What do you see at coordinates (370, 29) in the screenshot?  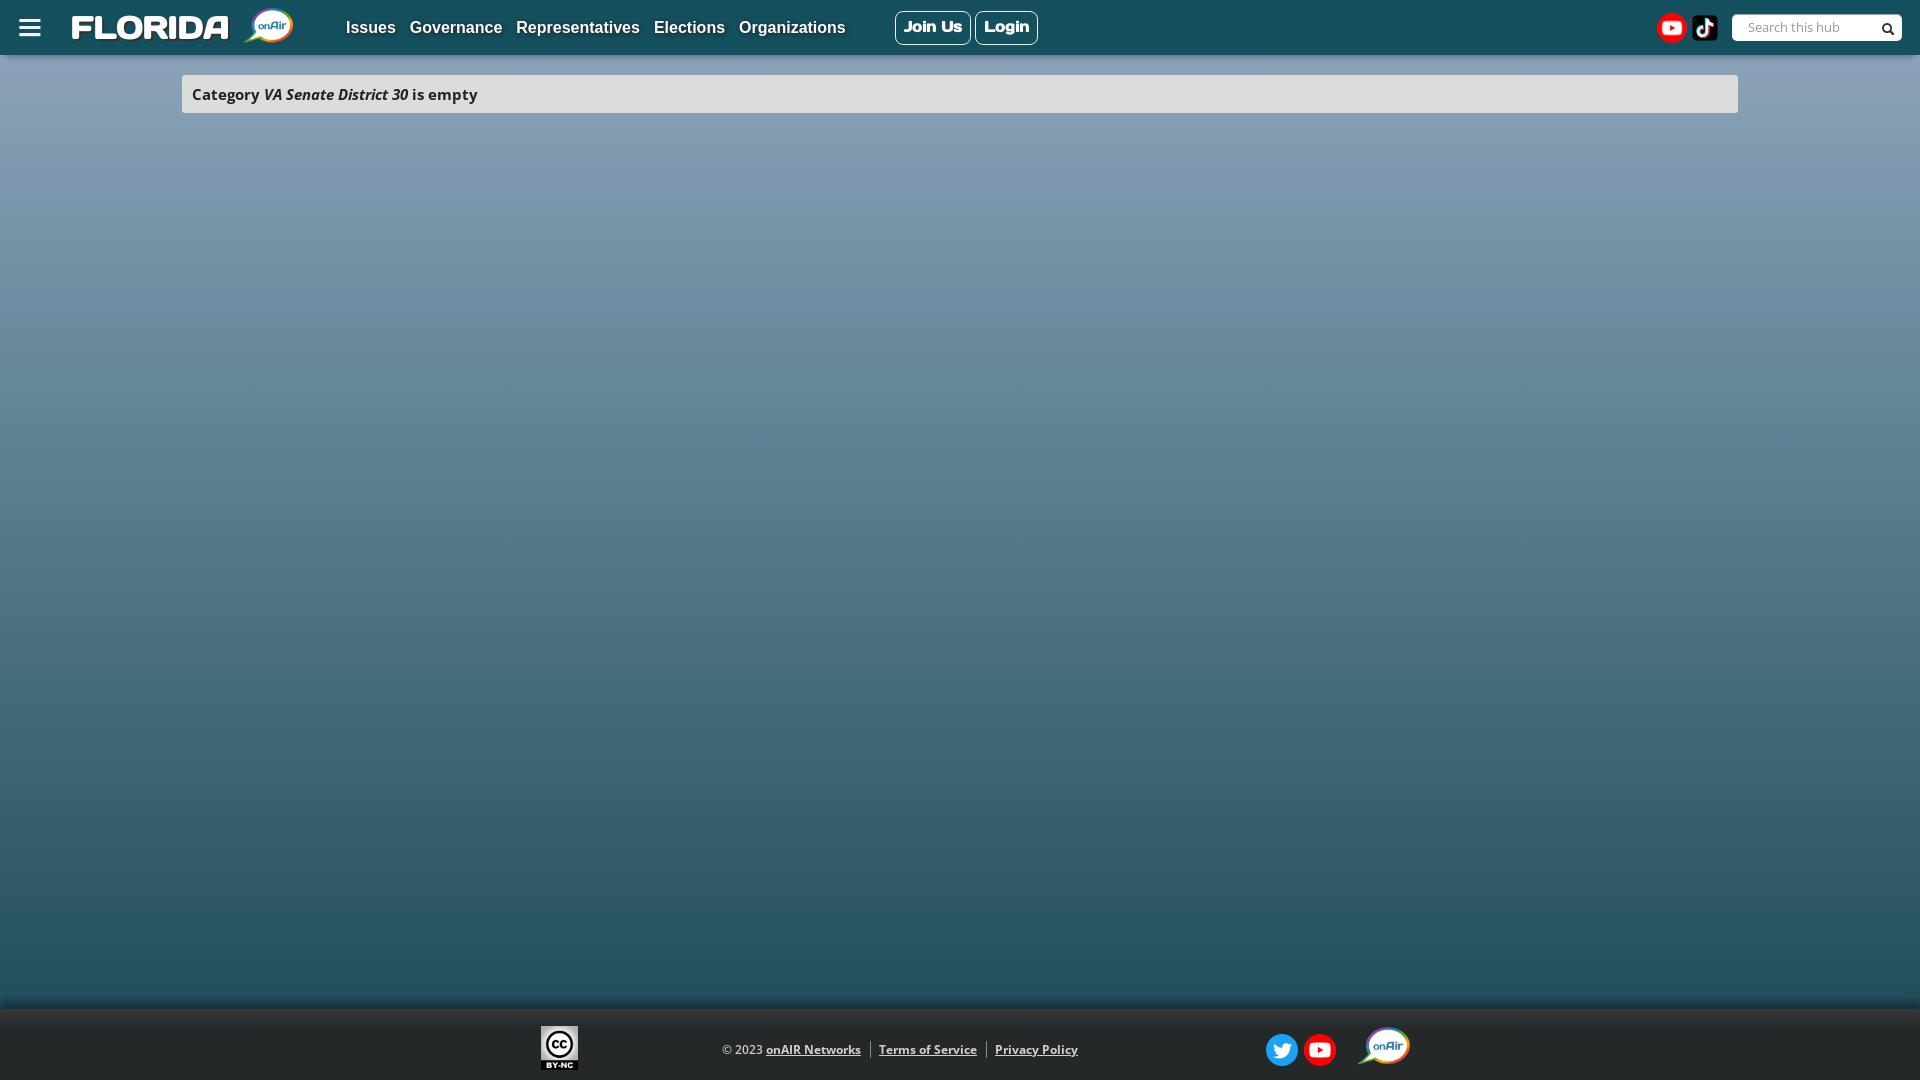 I see `'Issues'` at bounding box center [370, 29].